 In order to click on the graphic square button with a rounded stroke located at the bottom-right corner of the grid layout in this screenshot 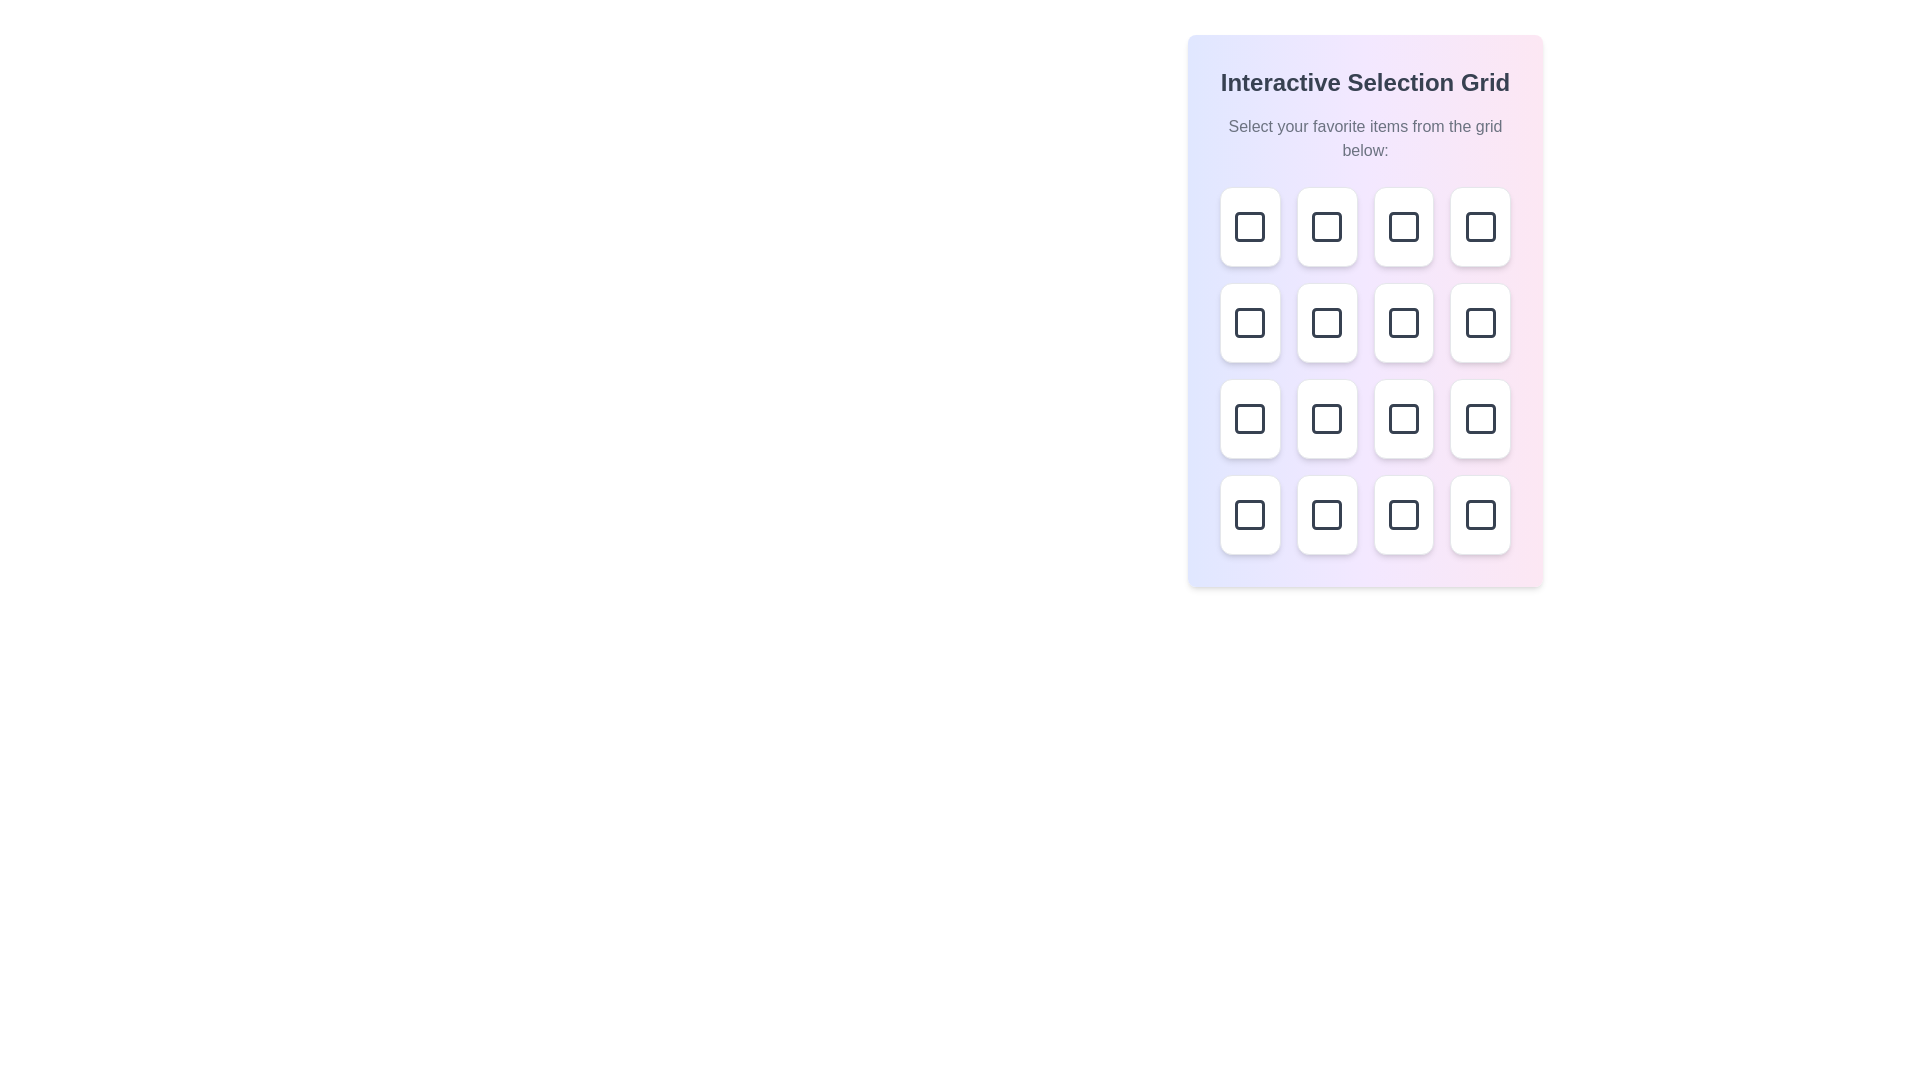, I will do `click(1480, 514)`.